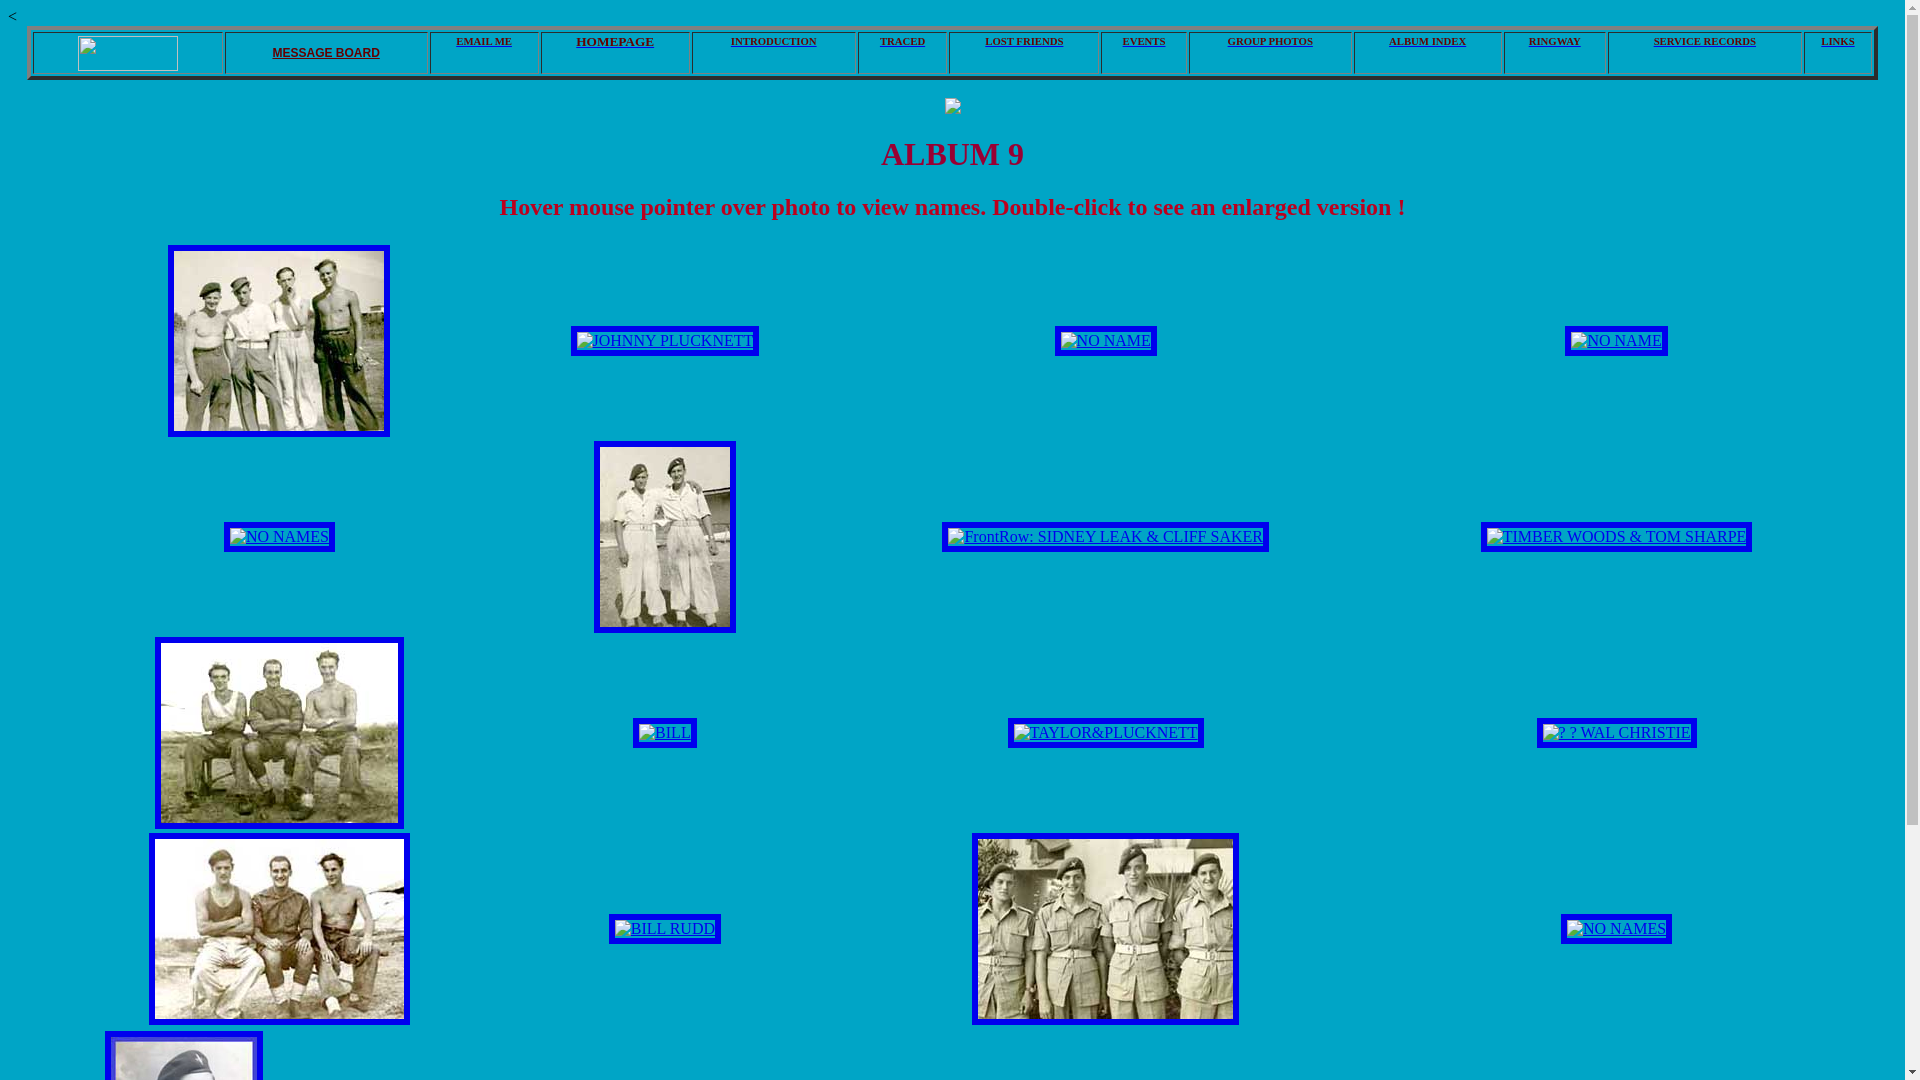  What do you see at coordinates (484, 41) in the screenshot?
I see `'EMAIL ME'` at bounding box center [484, 41].